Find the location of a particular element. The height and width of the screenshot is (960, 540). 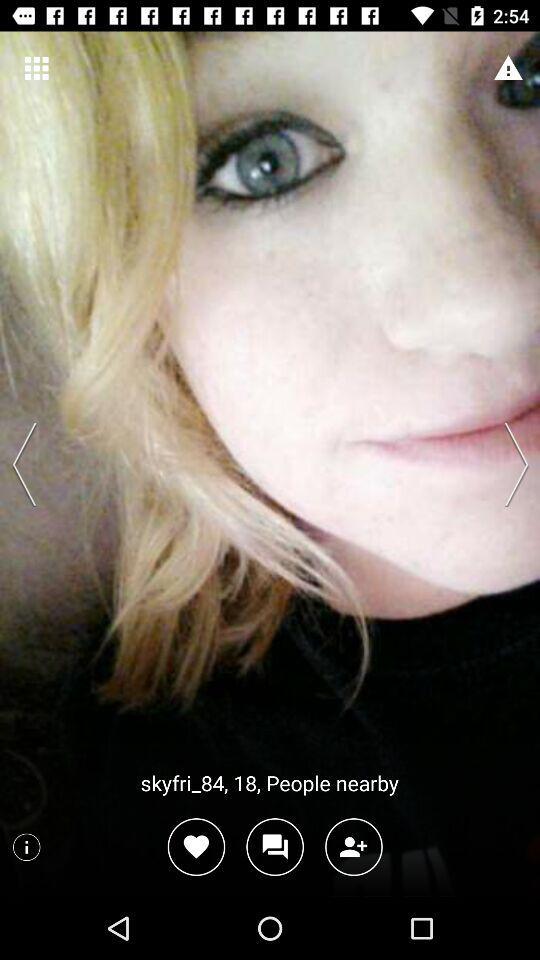

begin chat is located at coordinates (274, 846).